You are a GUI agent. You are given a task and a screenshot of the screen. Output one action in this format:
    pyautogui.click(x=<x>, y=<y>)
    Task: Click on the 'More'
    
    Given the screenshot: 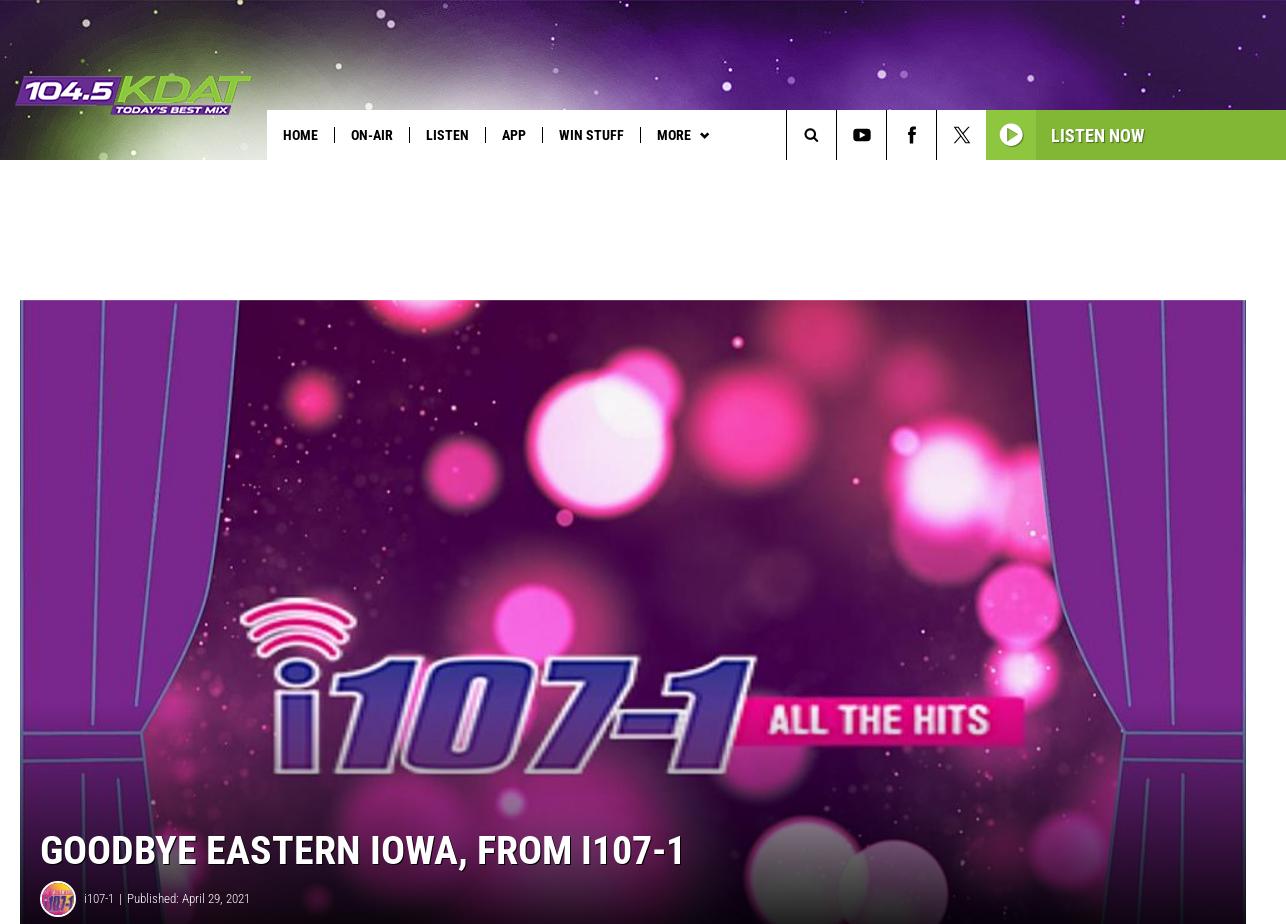 What is the action you would take?
    pyautogui.click(x=673, y=134)
    